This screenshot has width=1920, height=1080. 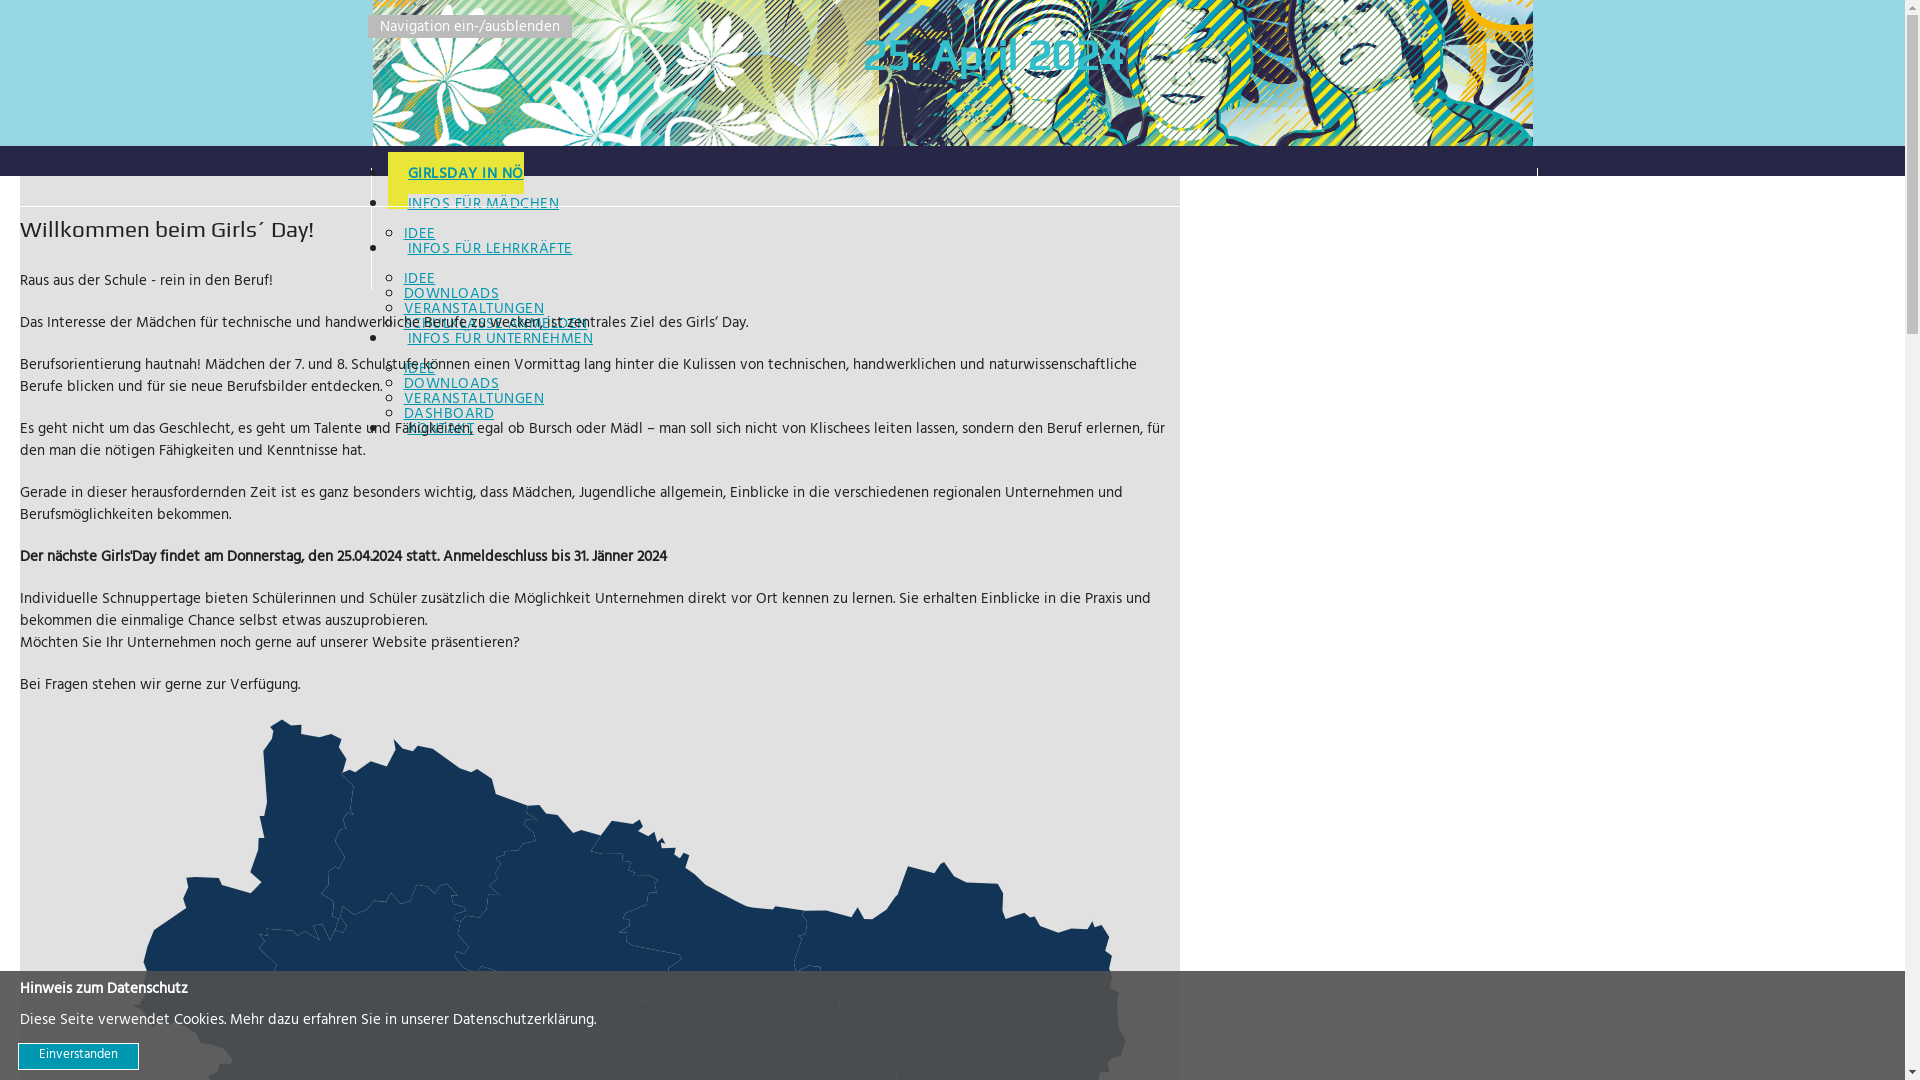 What do you see at coordinates (419, 280) in the screenshot?
I see `'IDEE'` at bounding box center [419, 280].